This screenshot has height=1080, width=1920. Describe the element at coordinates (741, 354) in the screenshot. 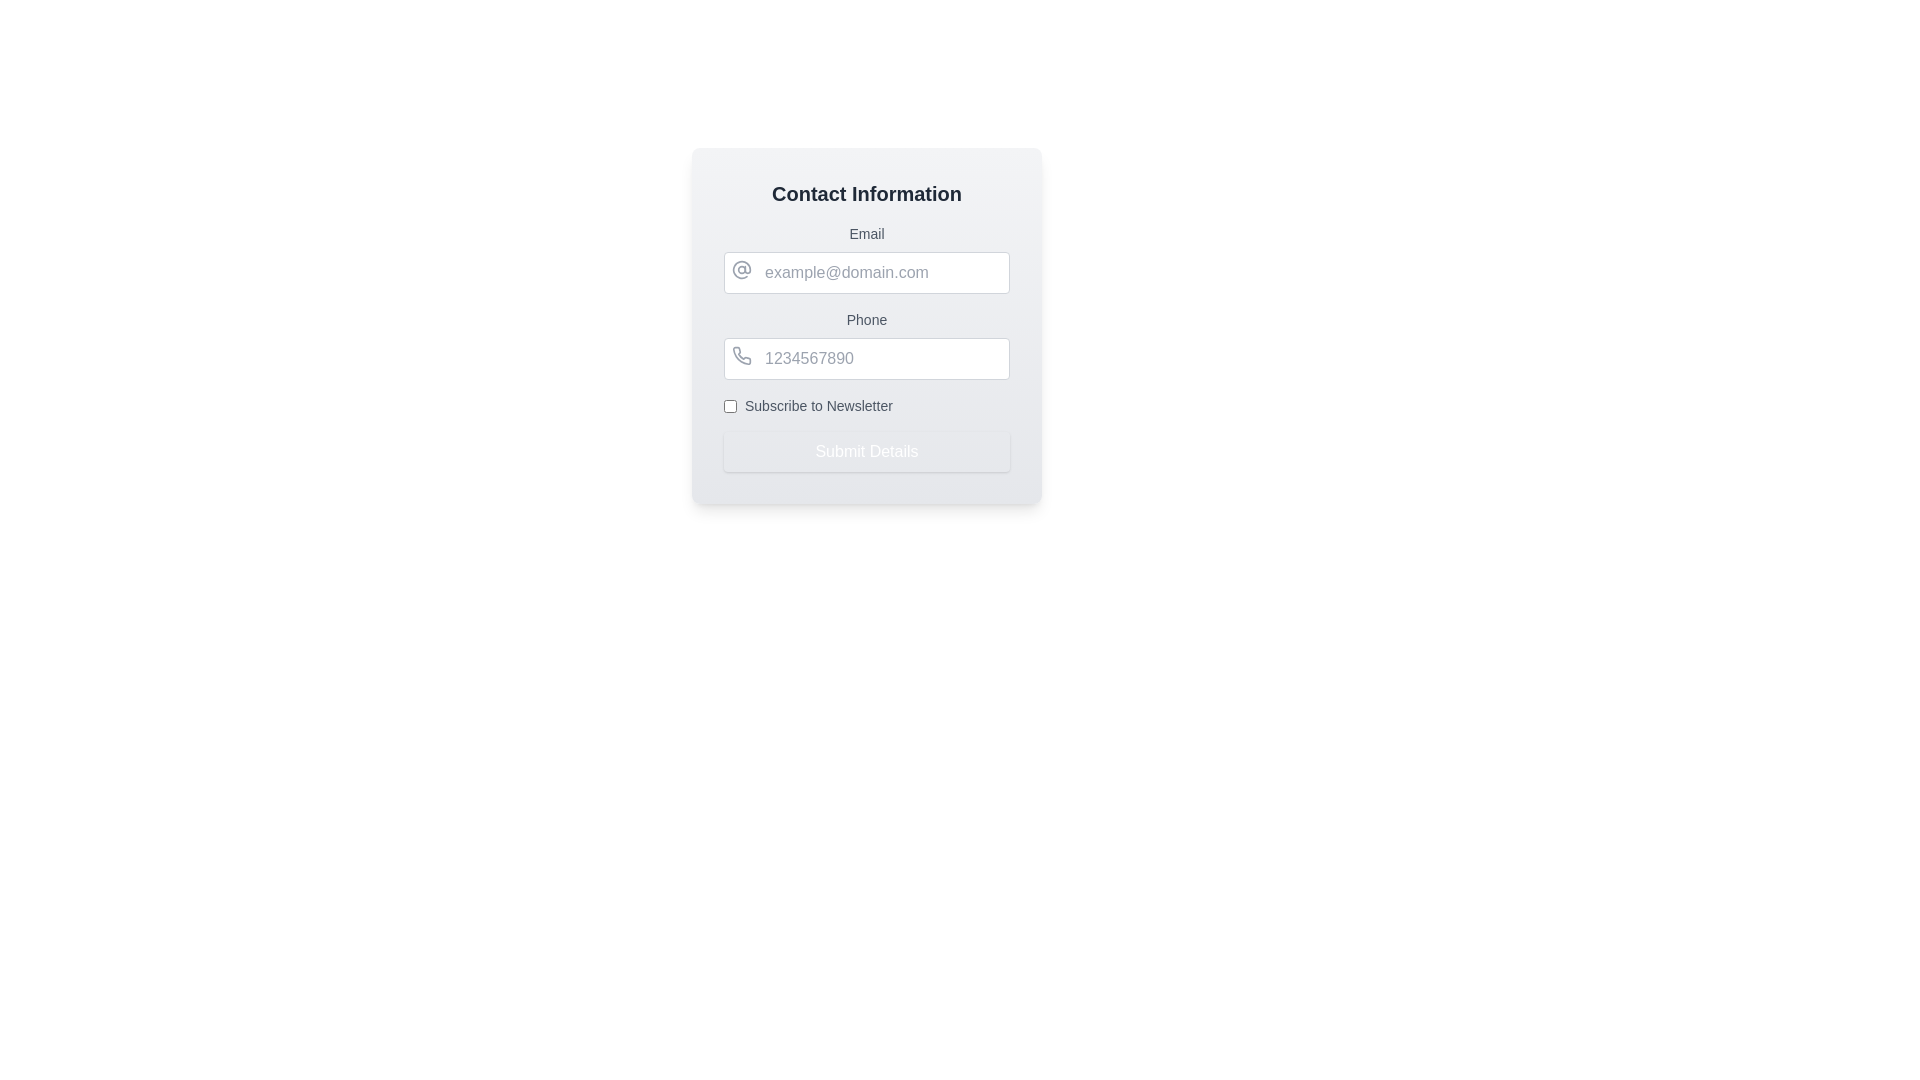

I see `the phone icon located next to the 'Phone' input field, which features a stylized vector graphic of a phone receiver` at that location.